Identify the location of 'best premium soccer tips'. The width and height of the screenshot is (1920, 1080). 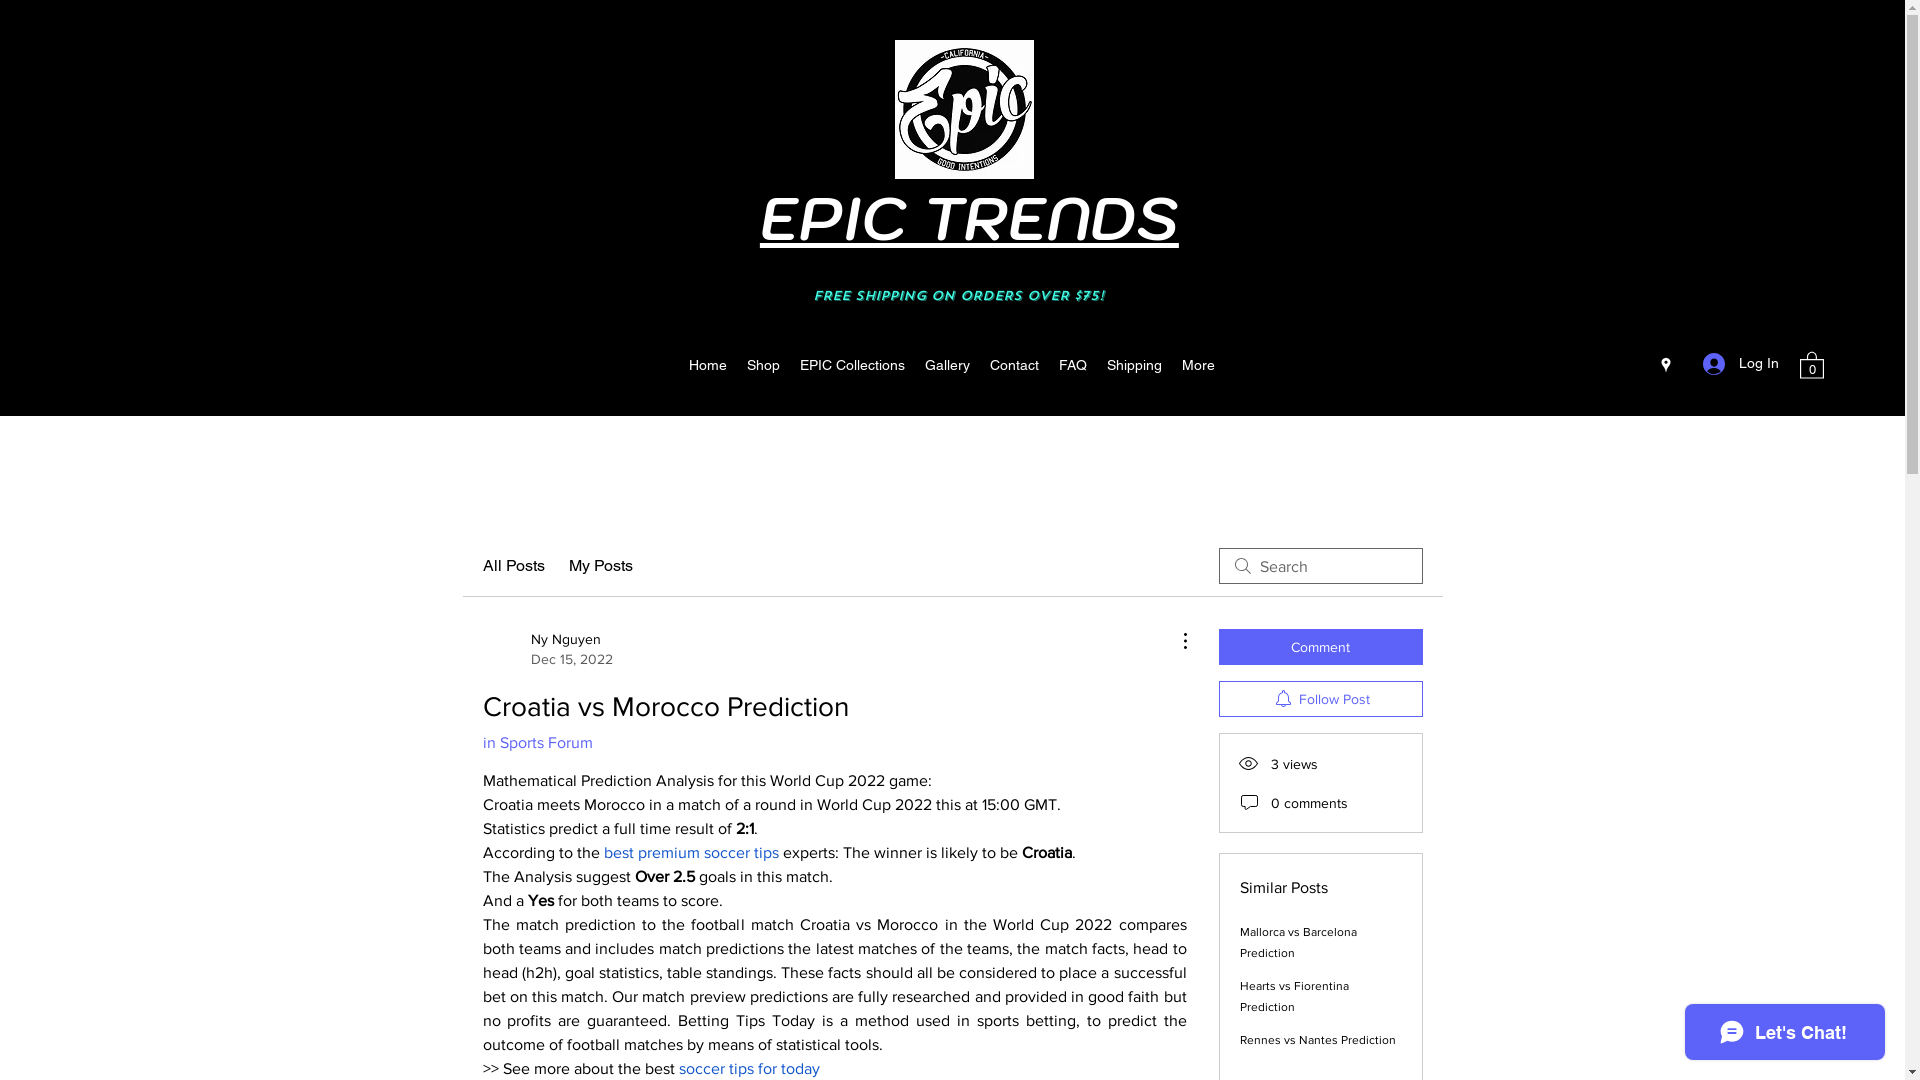
(691, 852).